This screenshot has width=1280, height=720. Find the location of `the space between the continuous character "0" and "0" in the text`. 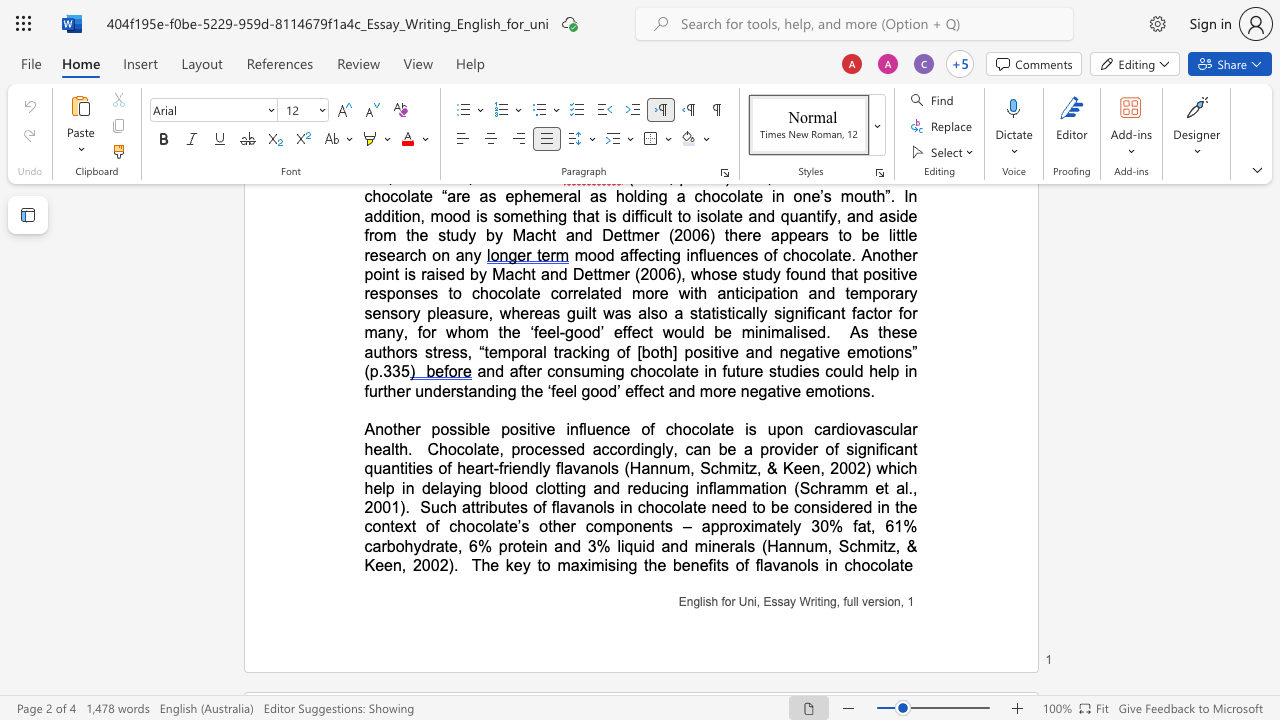

the space between the continuous character "0" and "0" in the text is located at coordinates (429, 565).